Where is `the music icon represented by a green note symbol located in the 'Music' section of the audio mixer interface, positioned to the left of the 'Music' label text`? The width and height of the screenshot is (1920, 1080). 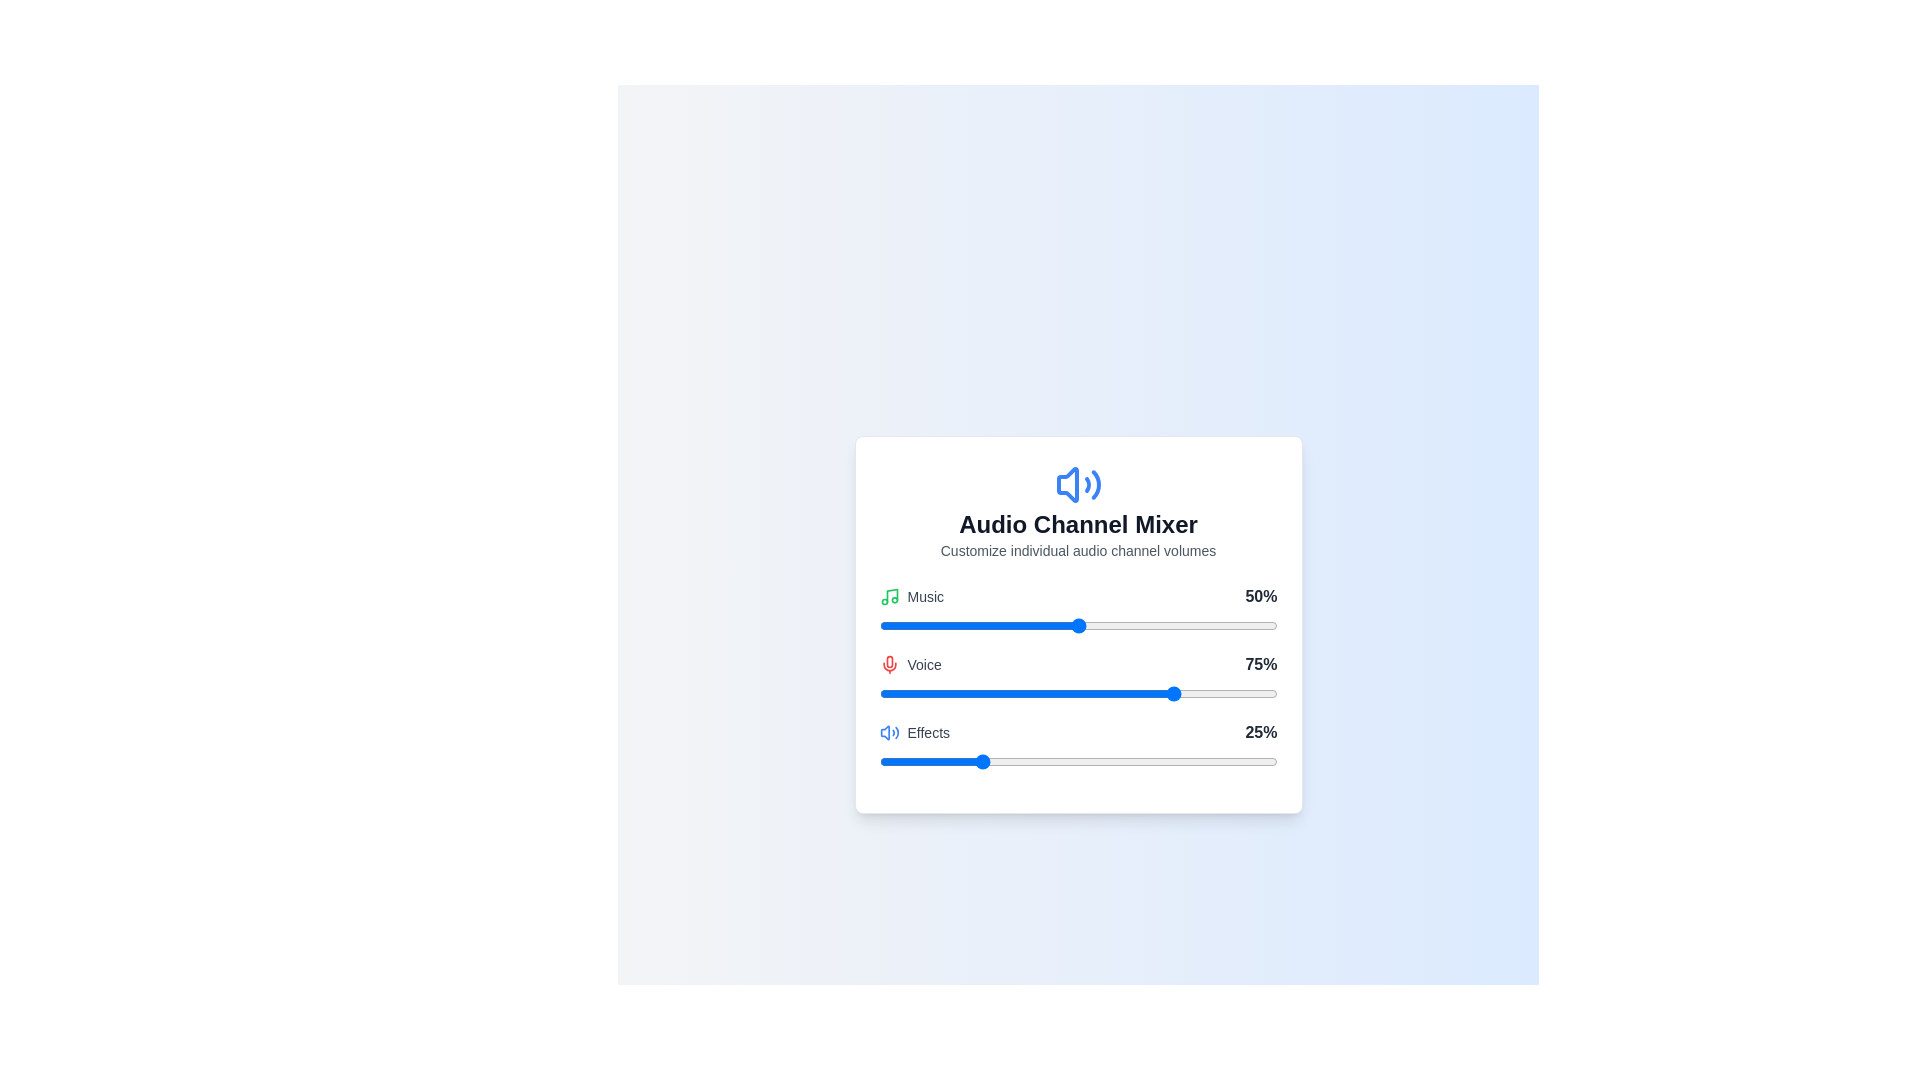
the music icon represented by a green note symbol located in the 'Music' section of the audio mixer interface, positioned to the left of the 'Music' label text is located at coordinates (888, 596).